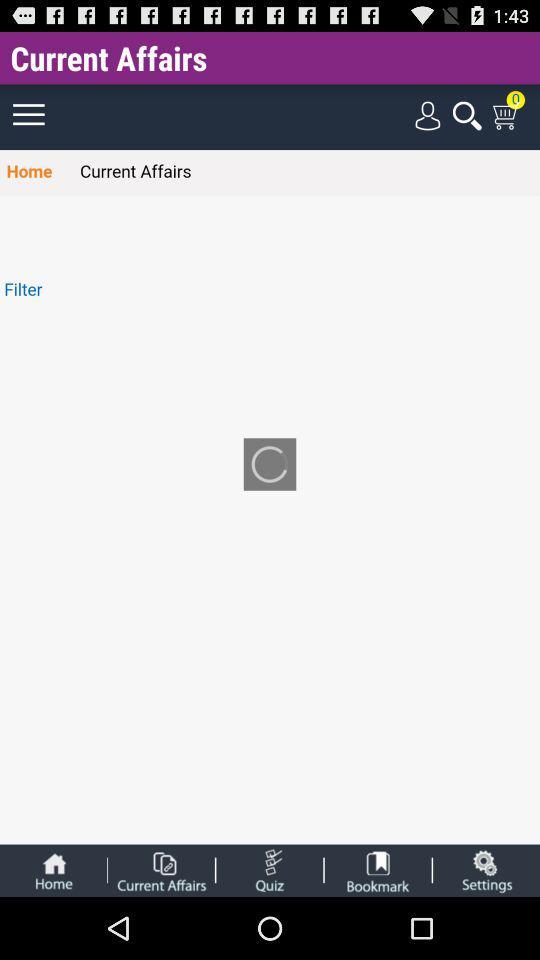 The height and width of the screenshot is (960, 540). Describe the element at coordinates (53, 869) in the screenshot. I see `go home` at that location.